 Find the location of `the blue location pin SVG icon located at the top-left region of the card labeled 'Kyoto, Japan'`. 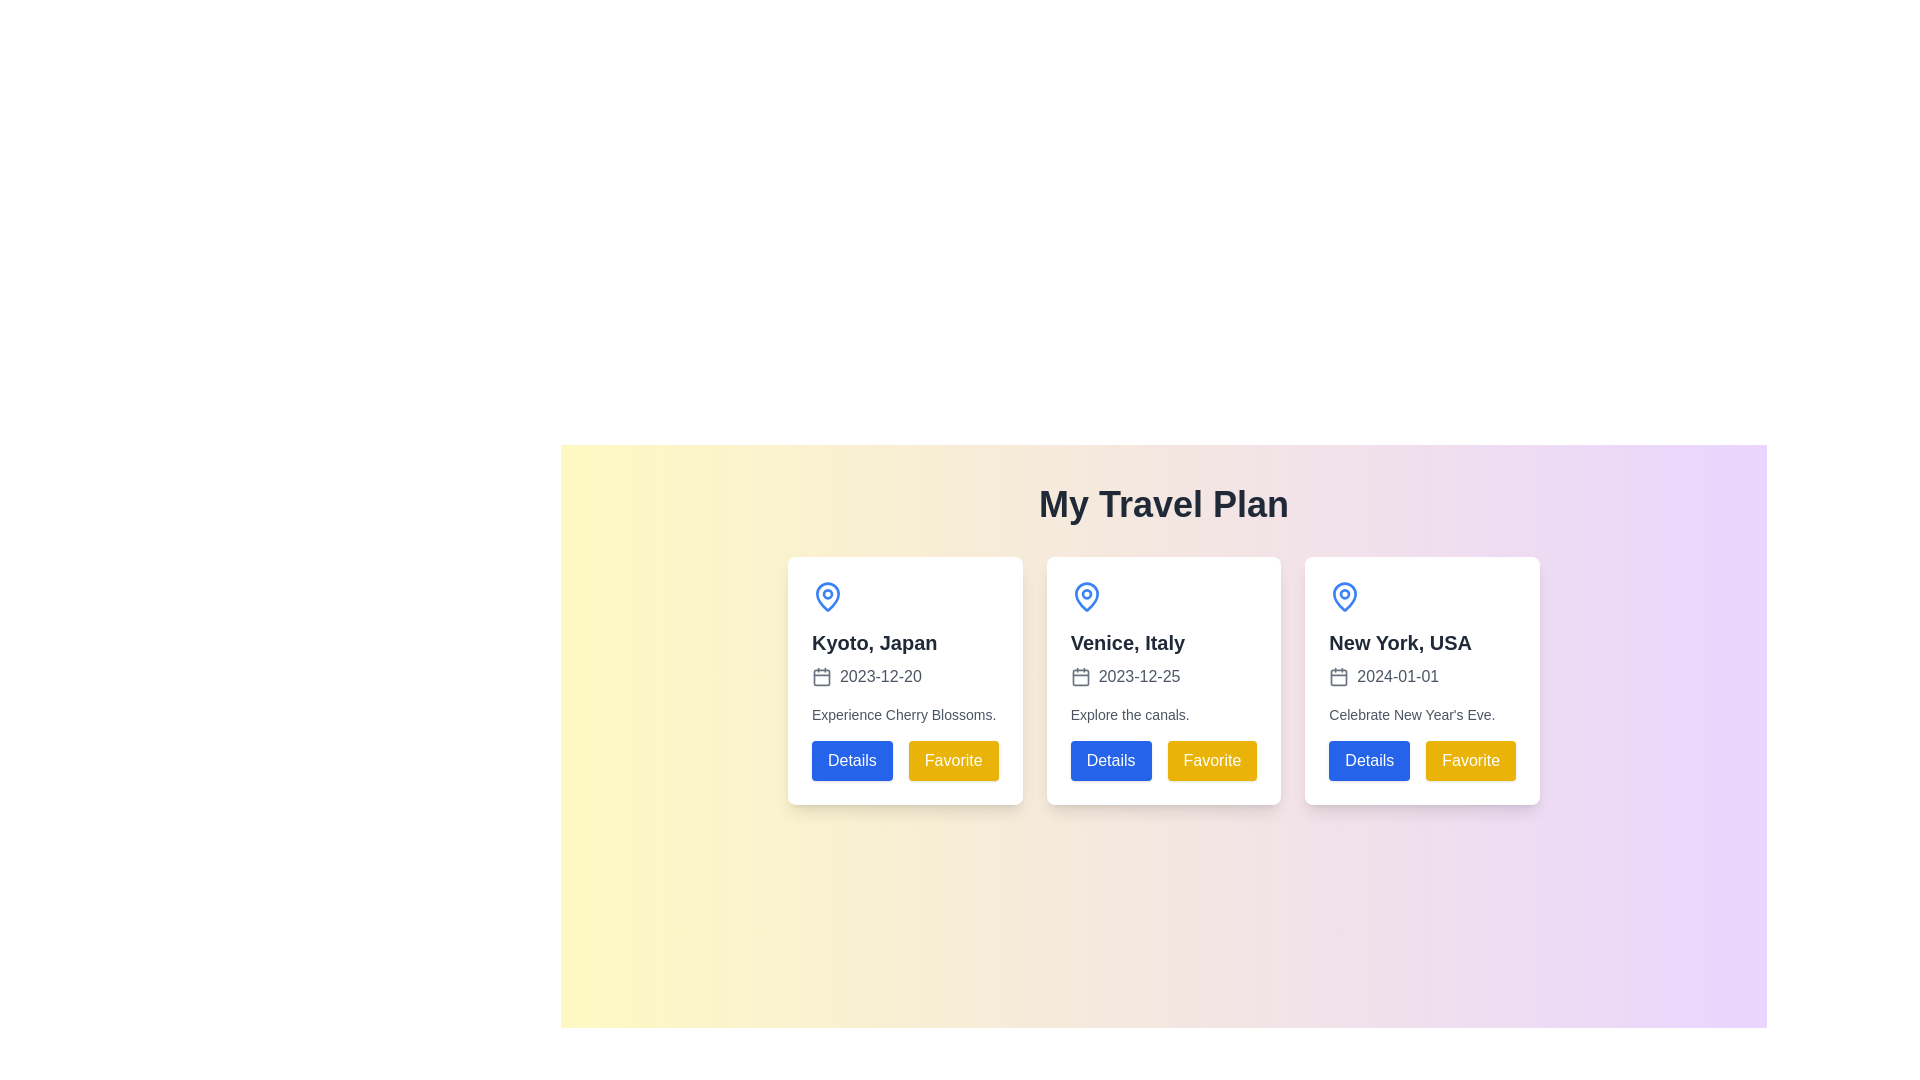

the blue location pin SVG icon located at the top-left region of the card labeled 'Kyoto, Japan' is located at coordinates (827, 596).